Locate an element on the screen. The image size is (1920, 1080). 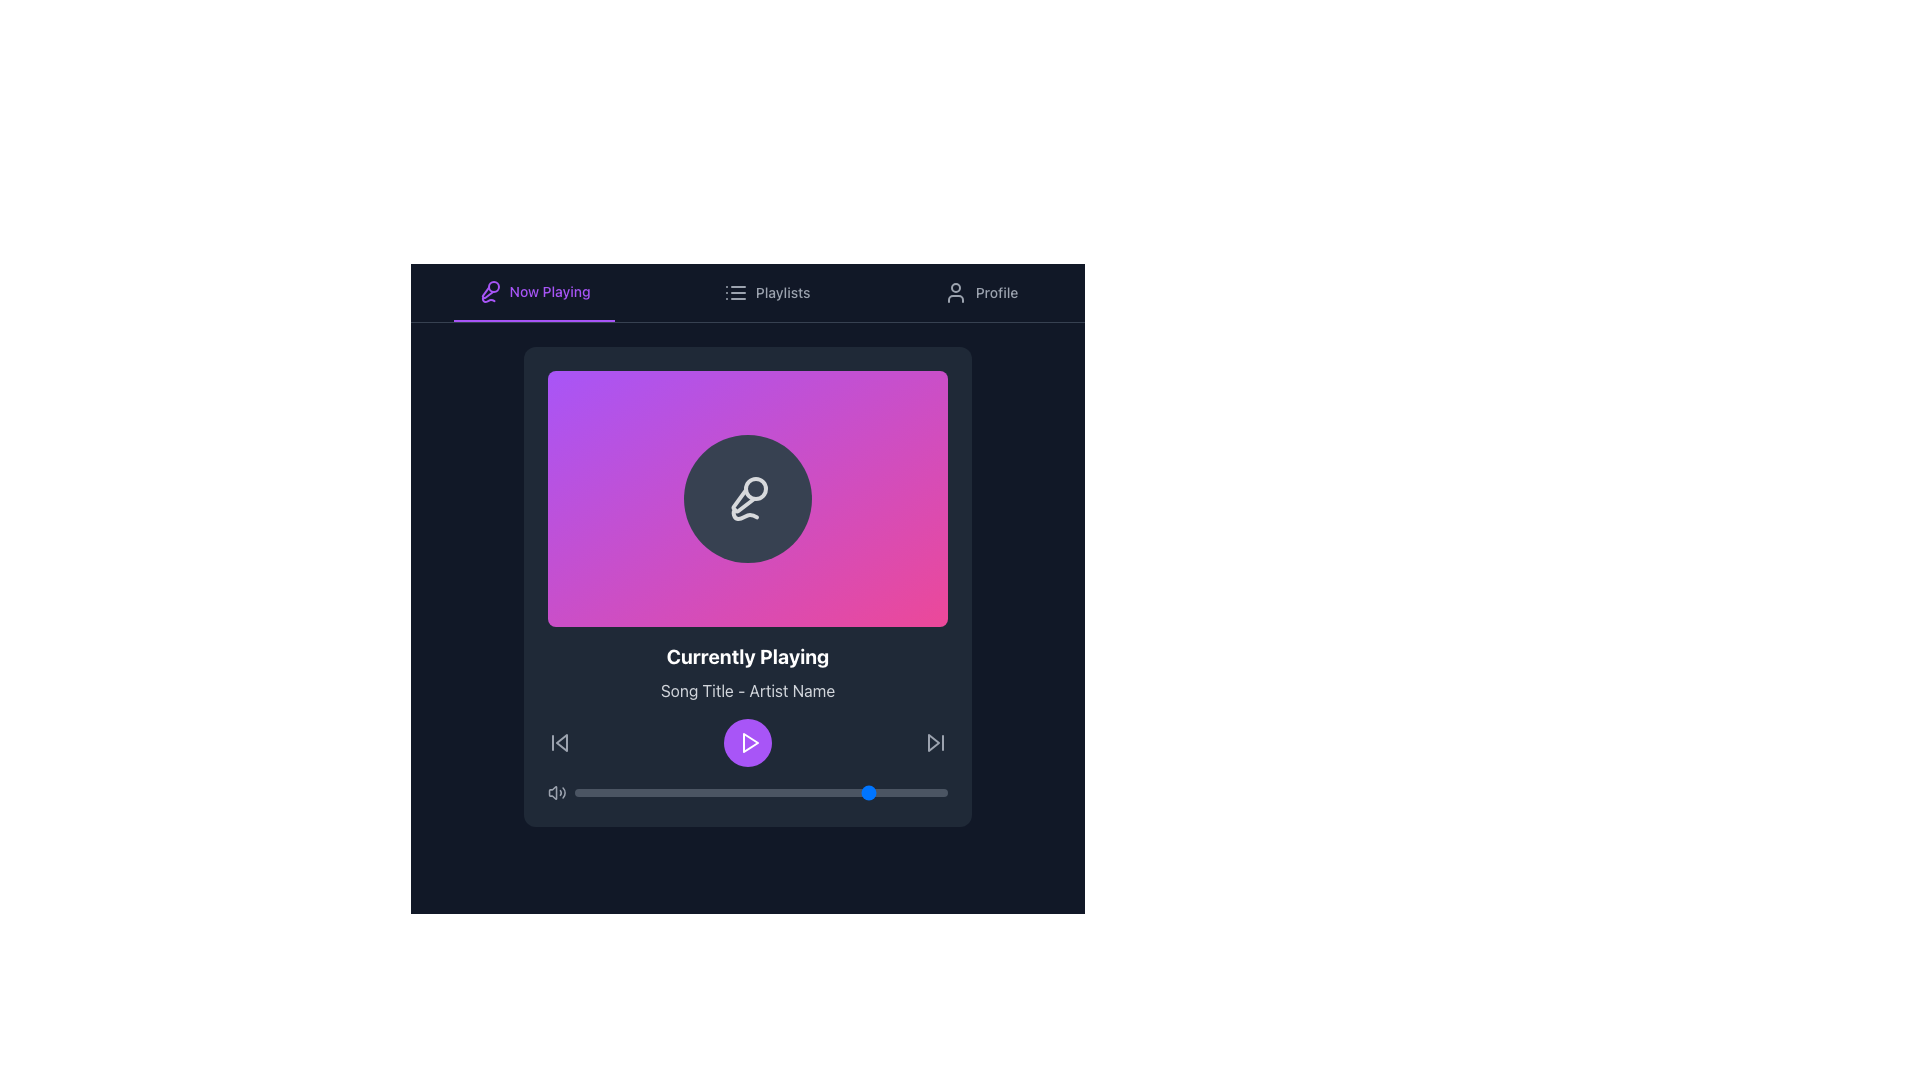
the previous track button represented by an SVG graphic to change its color to white is located at coordinates (560, 743).